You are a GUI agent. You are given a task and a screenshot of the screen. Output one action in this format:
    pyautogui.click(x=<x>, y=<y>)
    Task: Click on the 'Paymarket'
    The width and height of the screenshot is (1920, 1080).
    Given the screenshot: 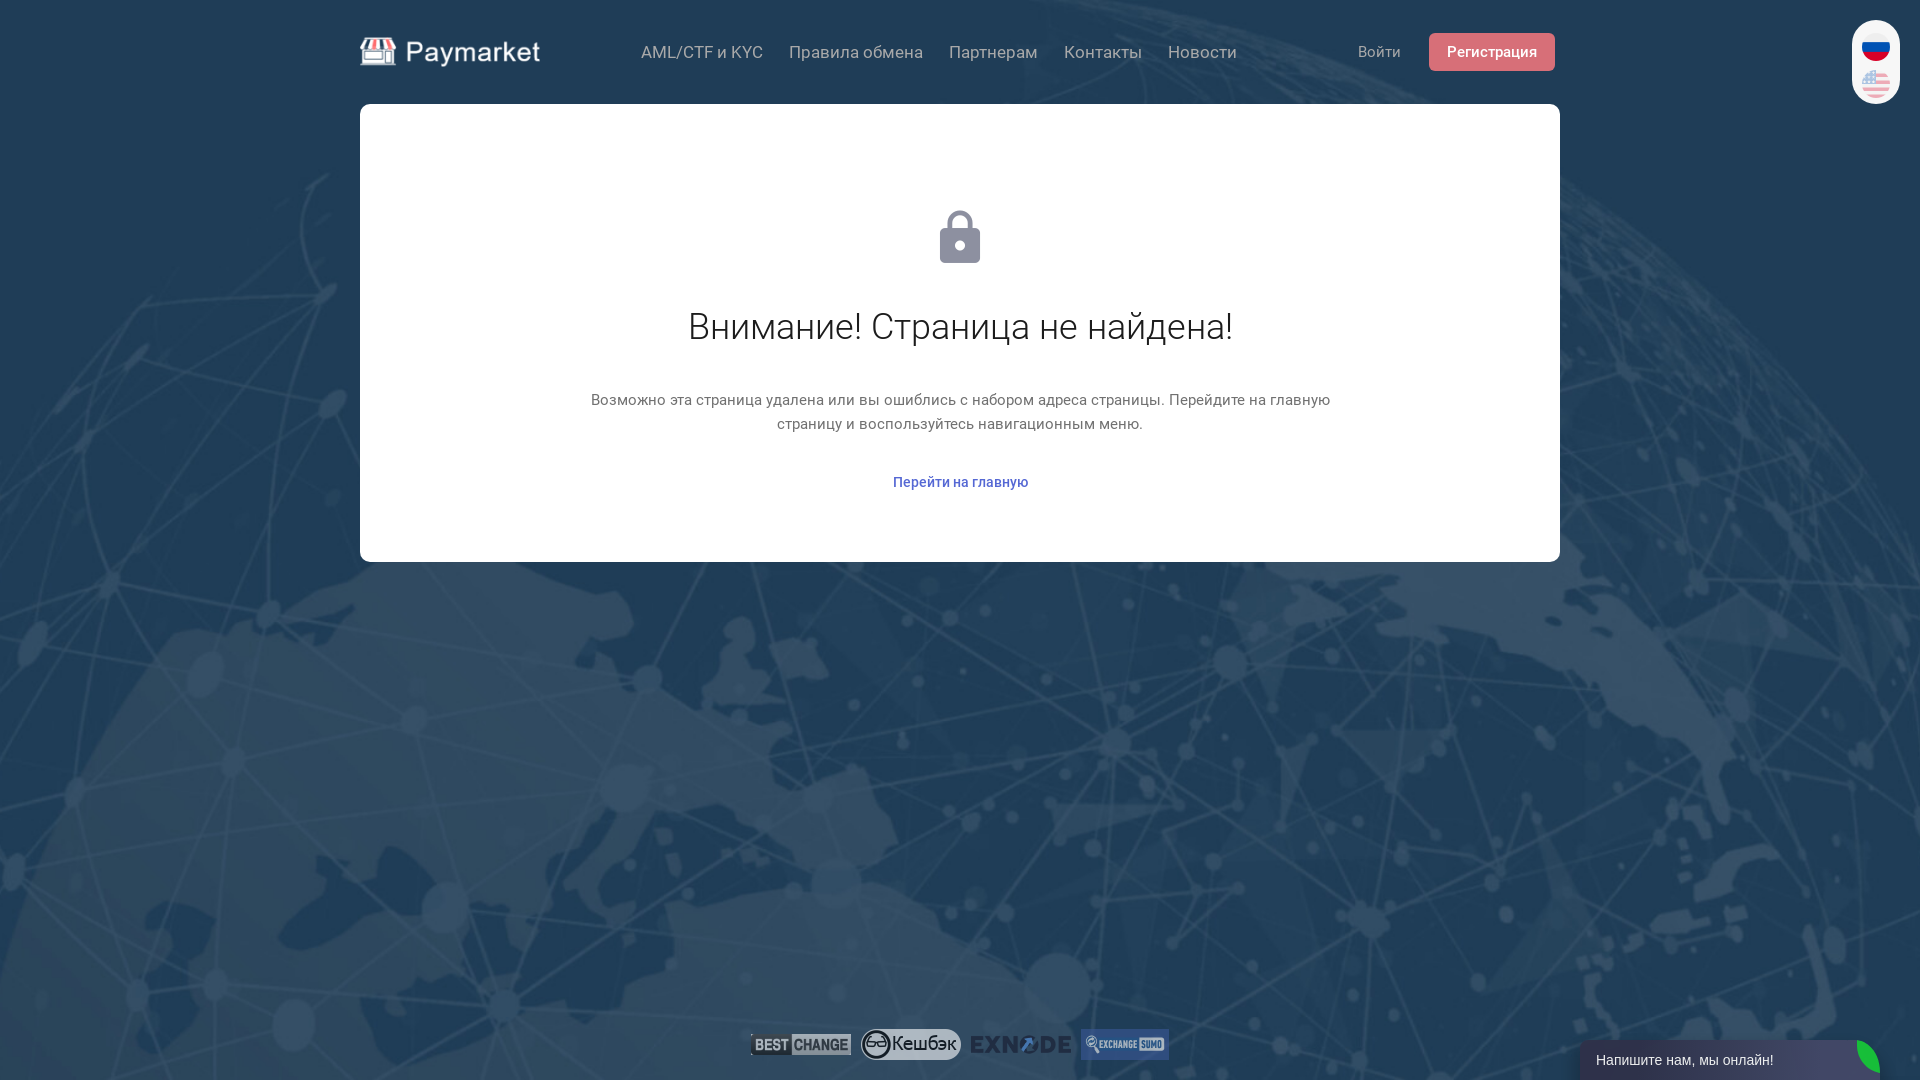 What is the action you would take?
    pyautogui.click(x=360, y=51)
    